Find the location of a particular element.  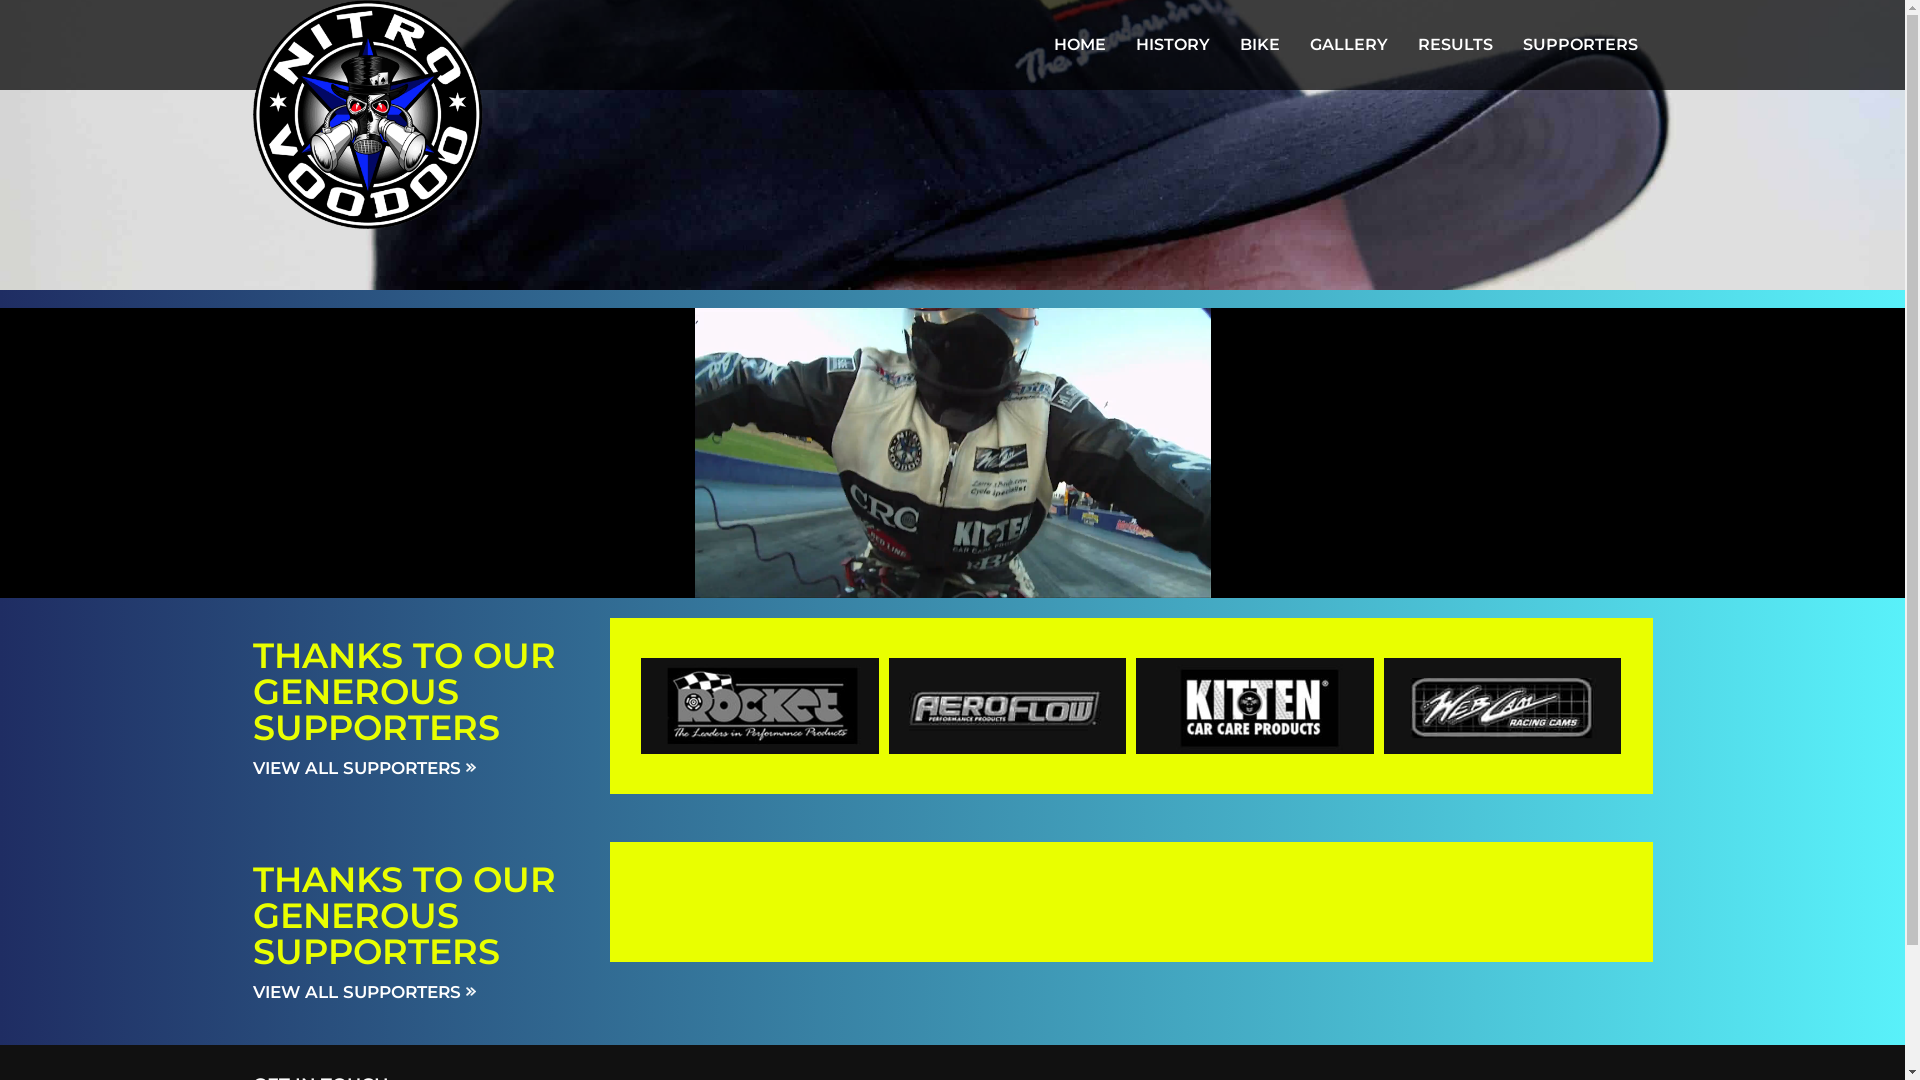

'SUPPORTERS' is located at coordinates (1579, 45).